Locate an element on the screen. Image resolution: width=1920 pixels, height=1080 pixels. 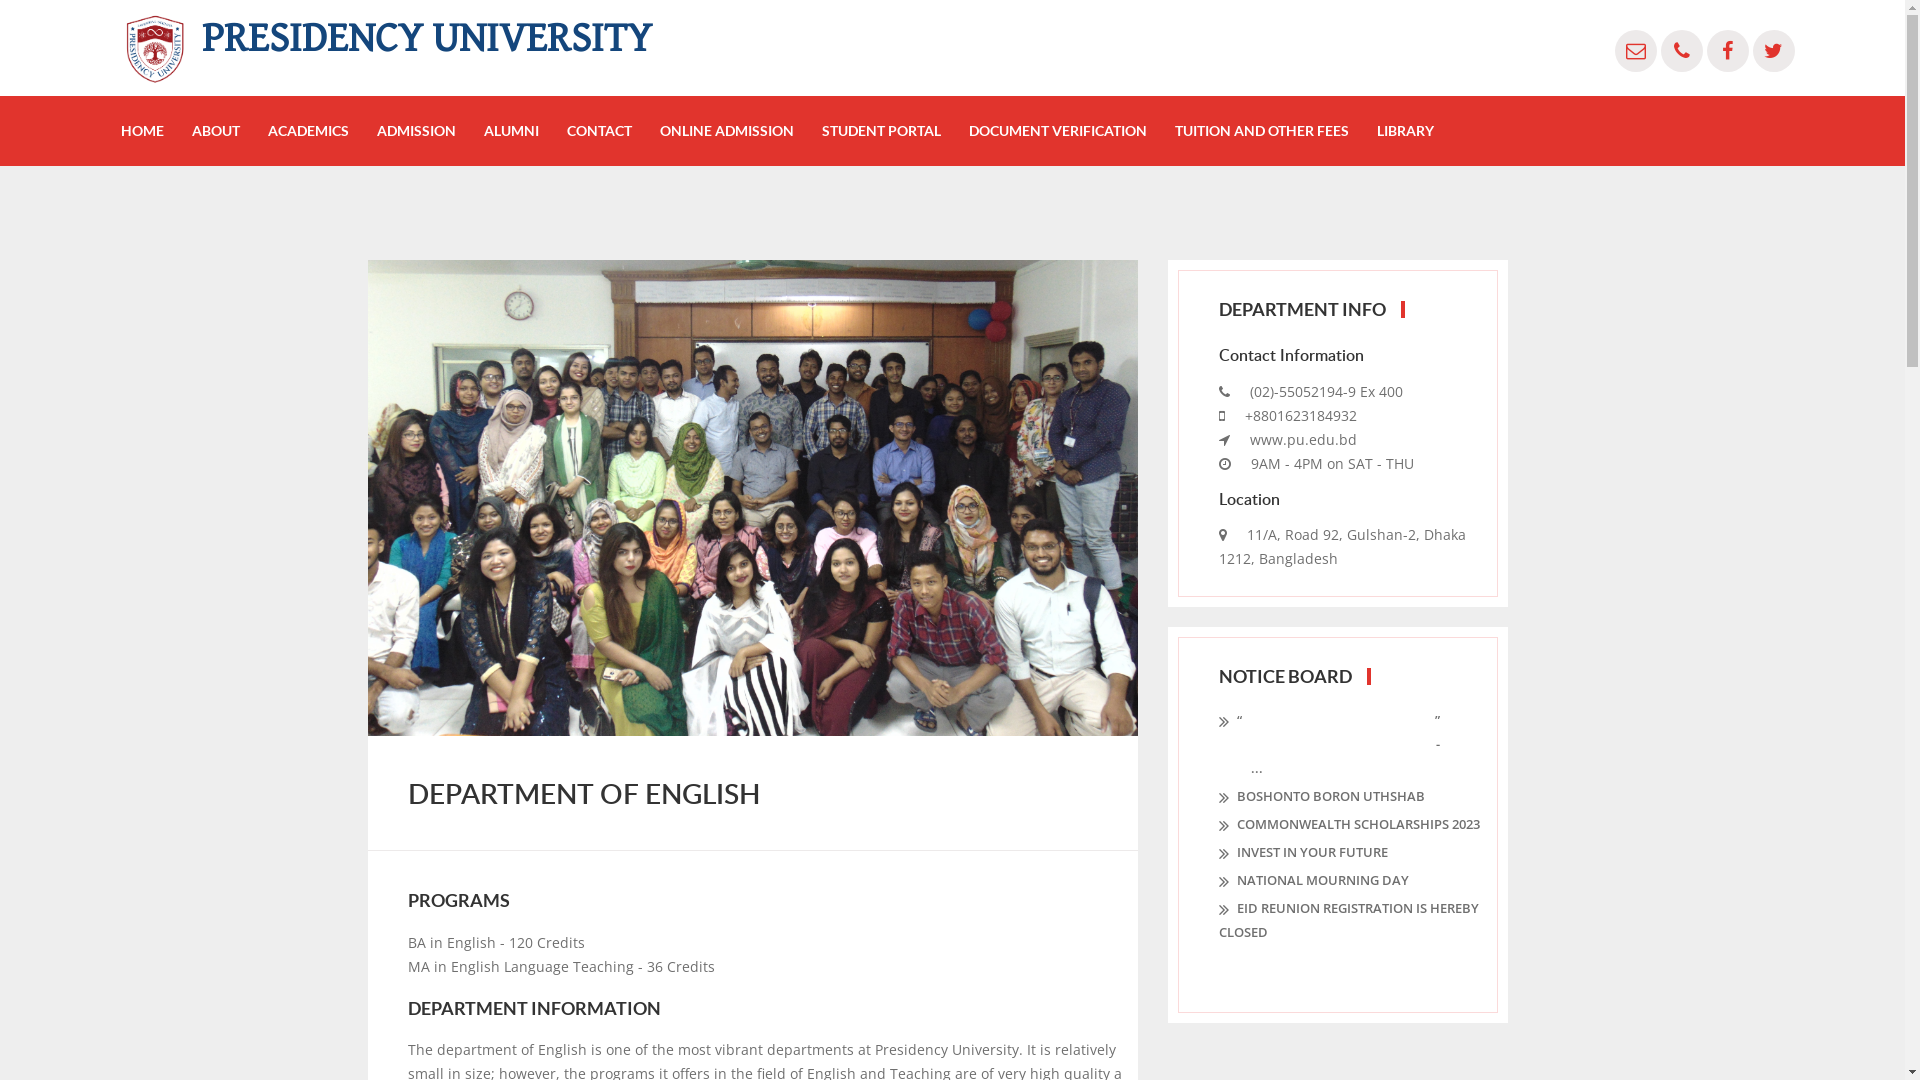
'ADMISSION' is located at coordinates (415, 131).